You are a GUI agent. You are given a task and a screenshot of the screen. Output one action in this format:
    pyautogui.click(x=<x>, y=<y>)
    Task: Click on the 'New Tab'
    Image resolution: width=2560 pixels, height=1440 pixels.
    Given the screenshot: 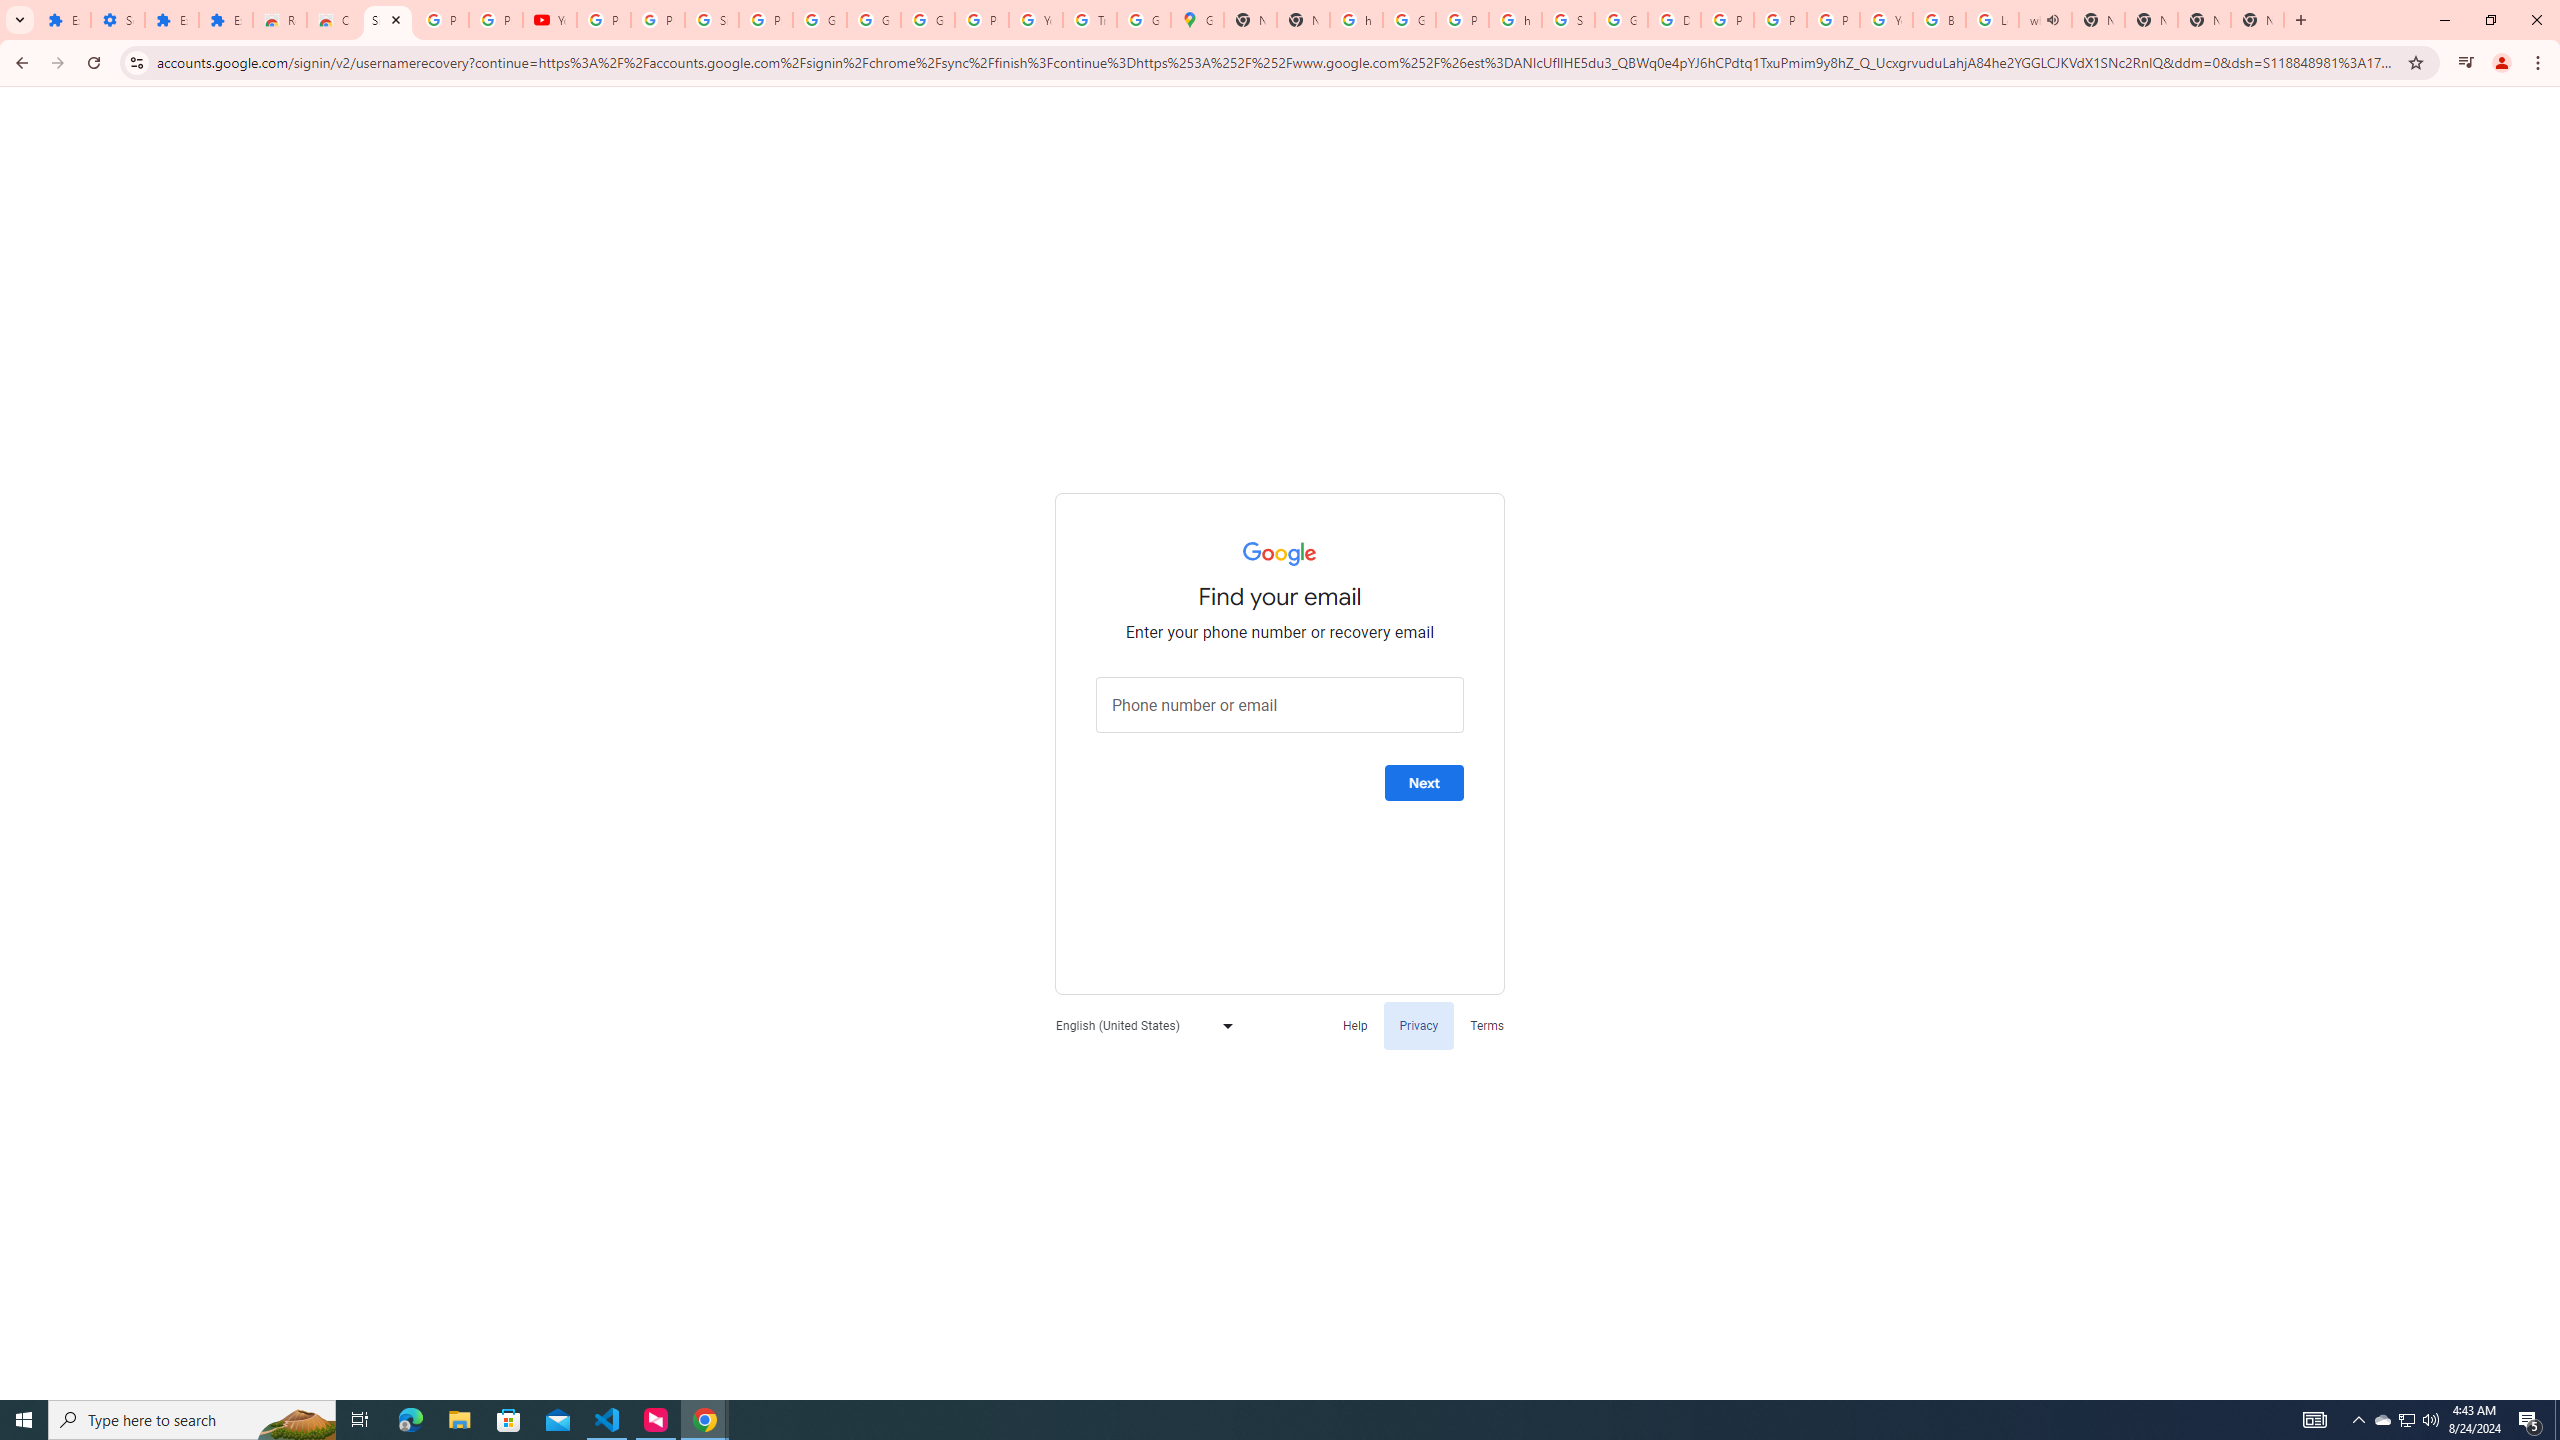 What is the action you would take?
    pyautogui.click(x=2204, y=19)
    